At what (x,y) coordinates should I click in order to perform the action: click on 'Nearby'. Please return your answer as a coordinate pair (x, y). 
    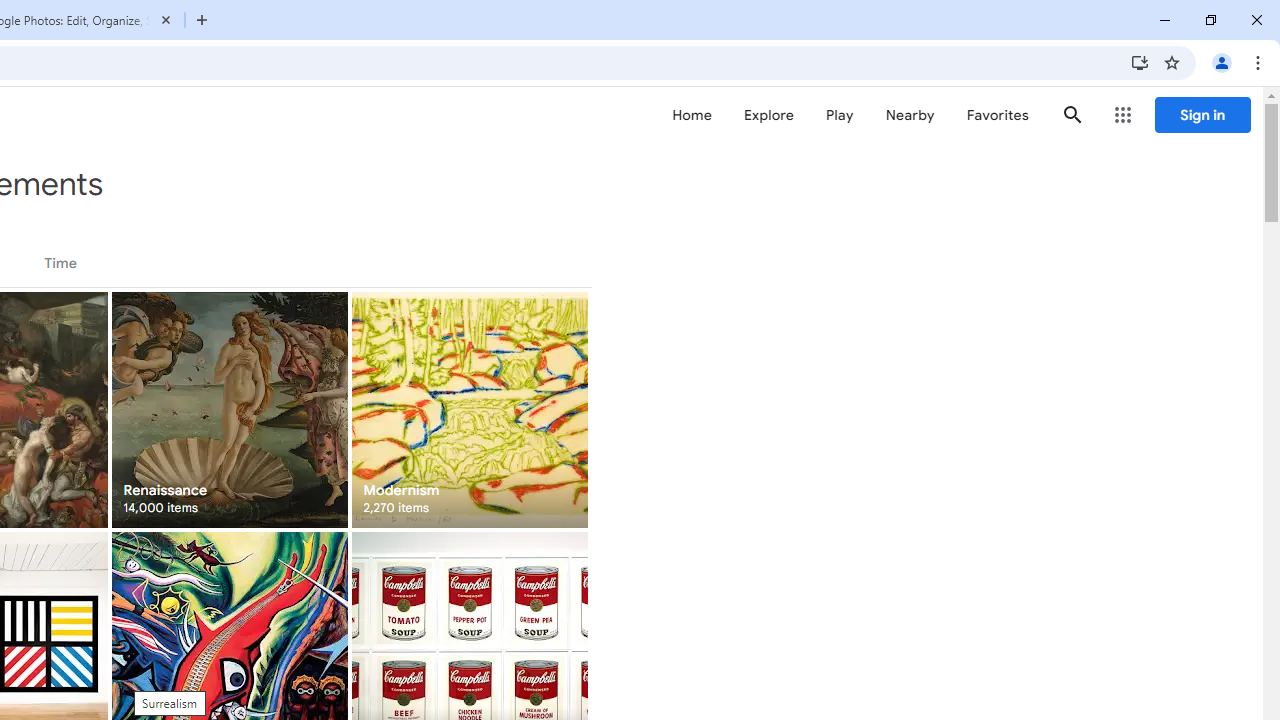
    Looking at the image, I should click on (909, 115).